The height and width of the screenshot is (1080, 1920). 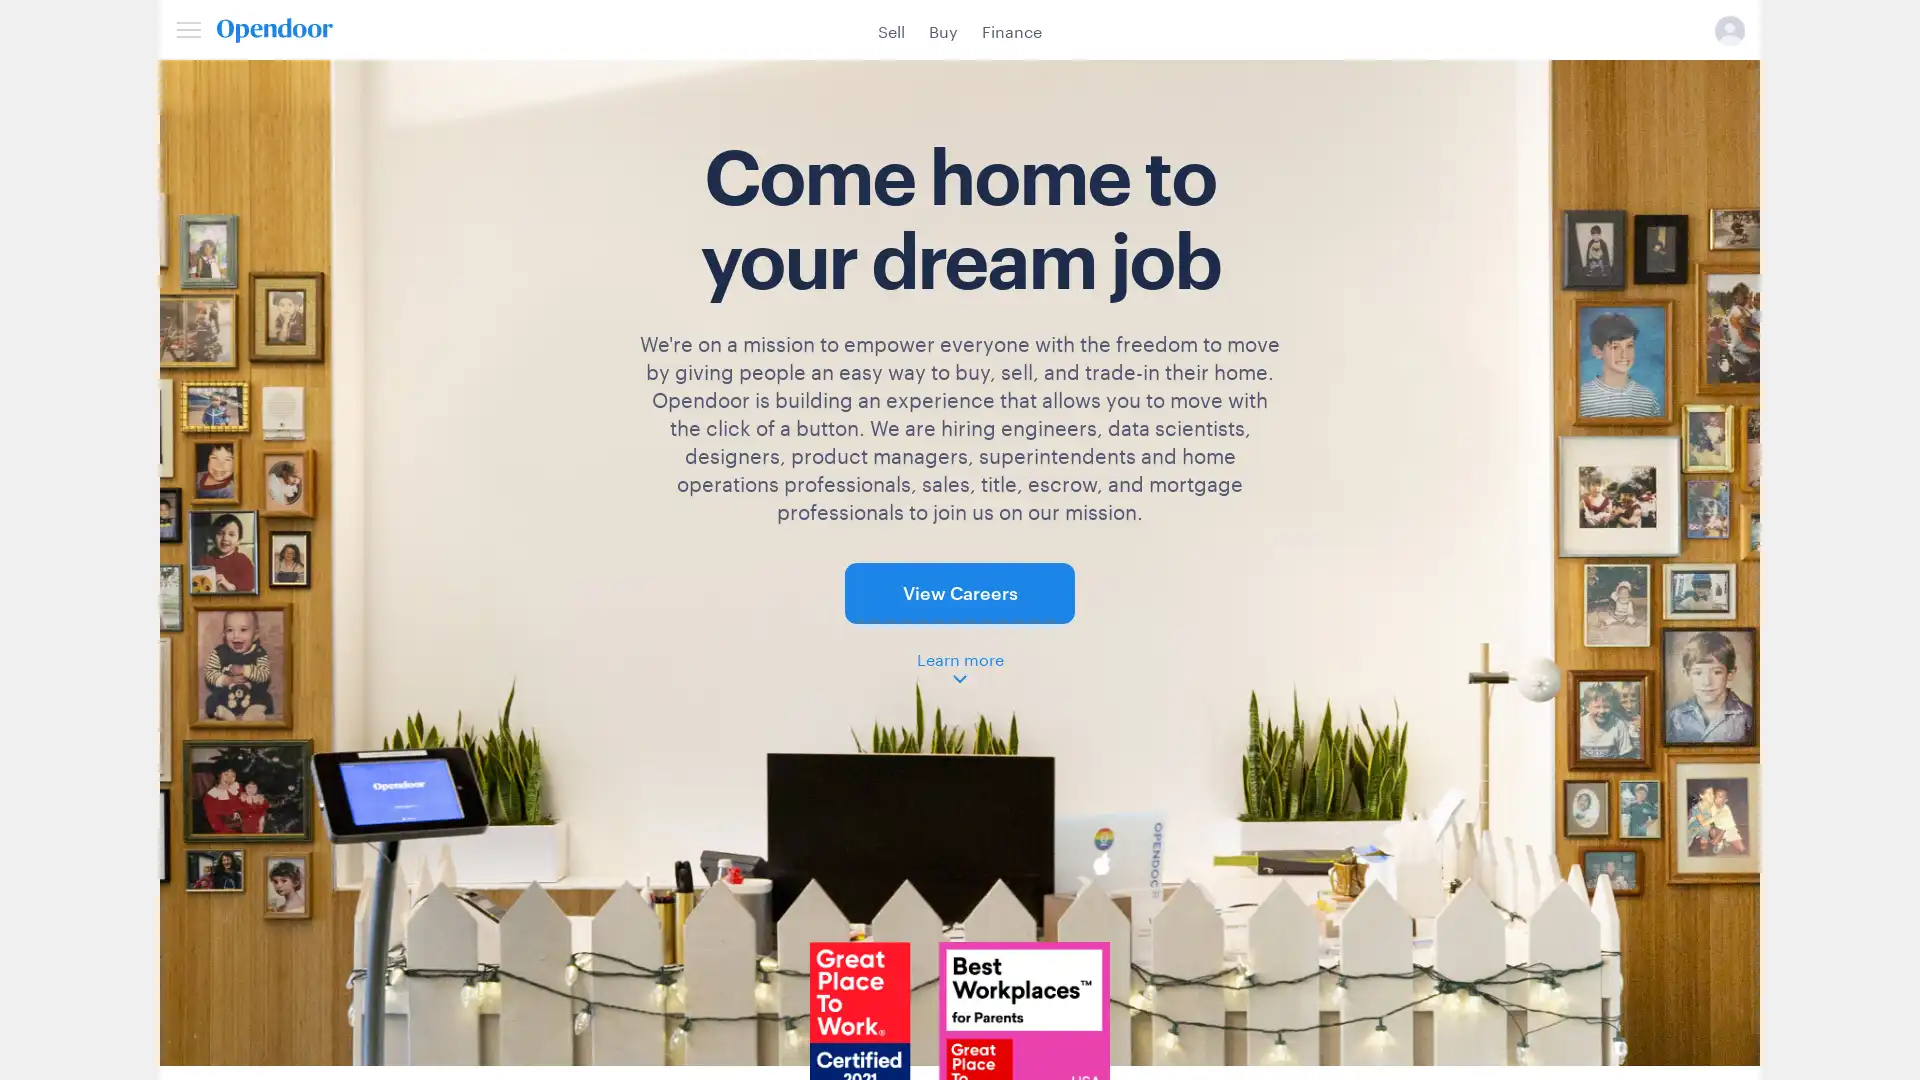 What do you see at coordinates (188, 29) in the screenshot?
I see `menu` at bounding box center [188, 29].